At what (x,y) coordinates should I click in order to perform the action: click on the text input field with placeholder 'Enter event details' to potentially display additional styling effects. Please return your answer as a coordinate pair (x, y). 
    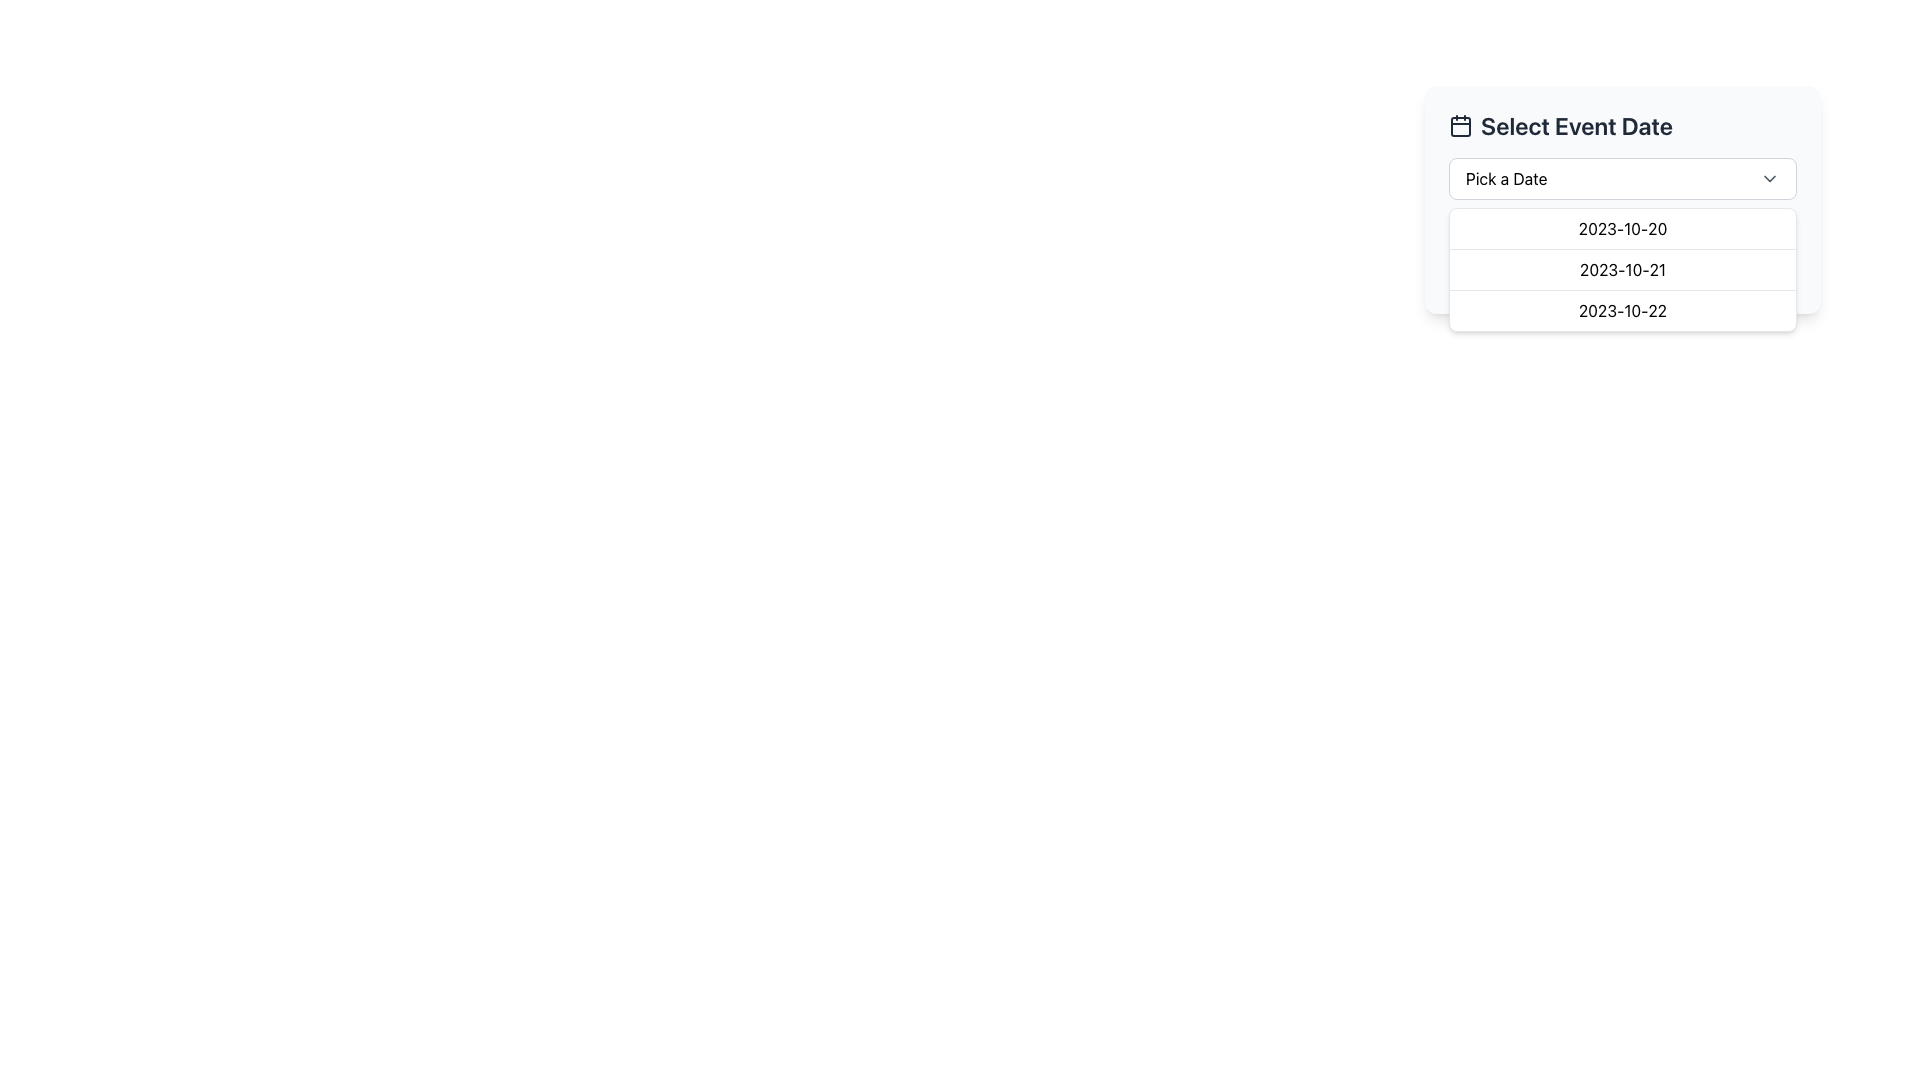
    Looking at the image, I should click on (1622, 268).